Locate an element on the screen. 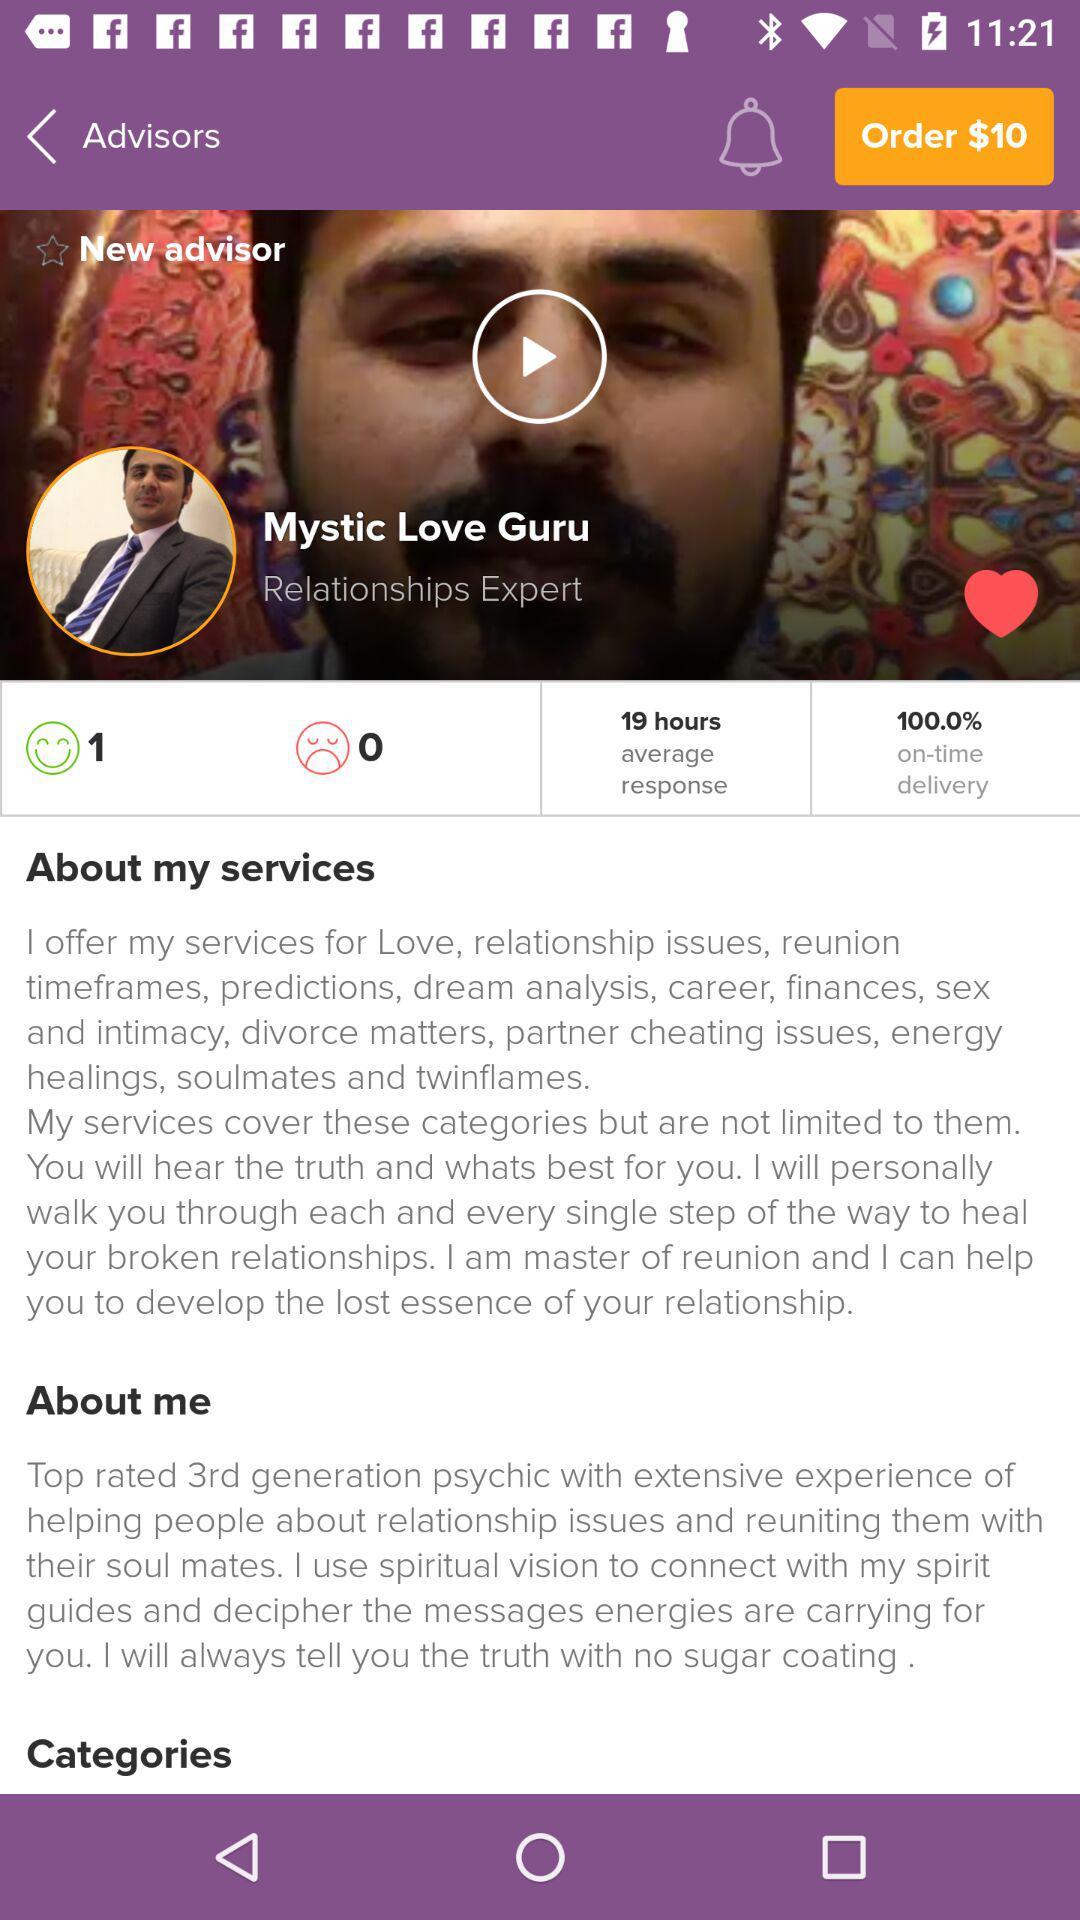 This screenshot has width=1080, height=1920. the item to the right of the mystic love guru is located at coordinates (1001, 602).